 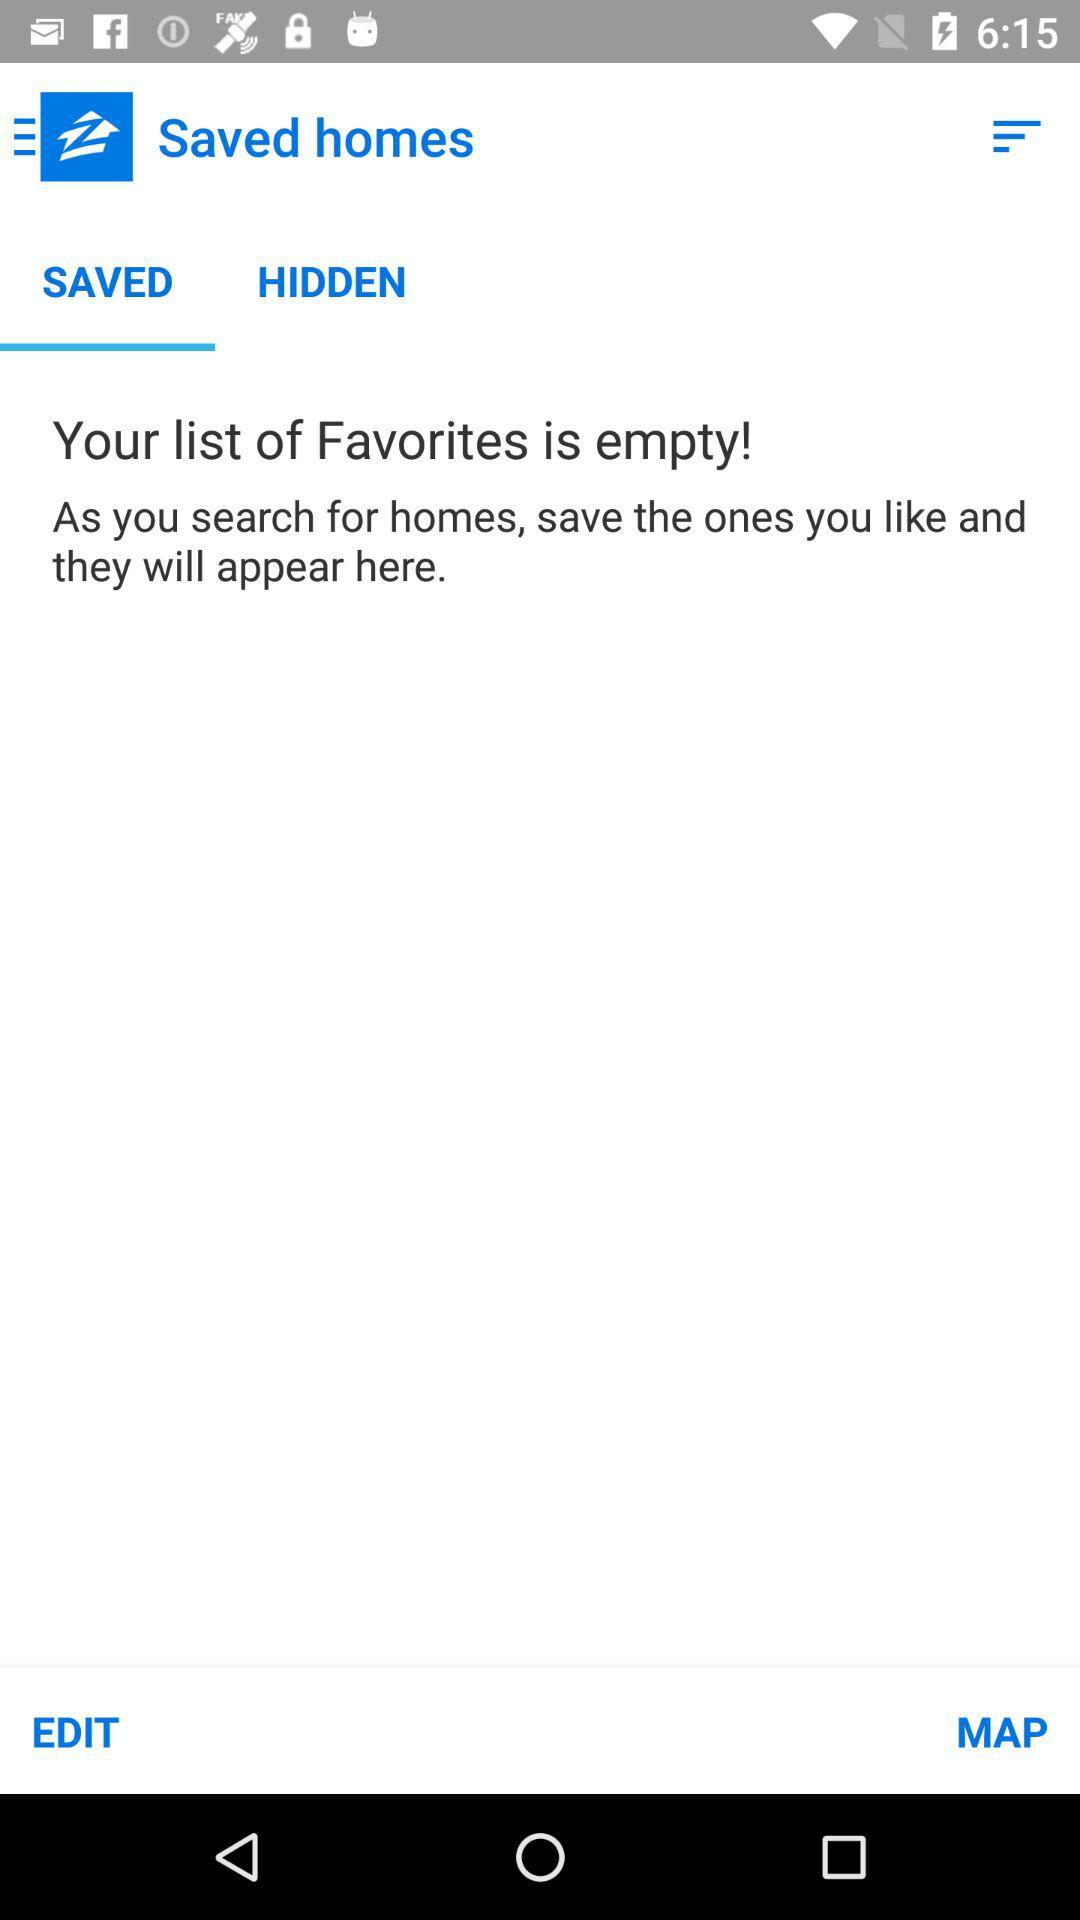 What do you see at coordinates (270, 1730) in the screenshot?
I see `the item below the as you search` at bounding box center [270, 1730].